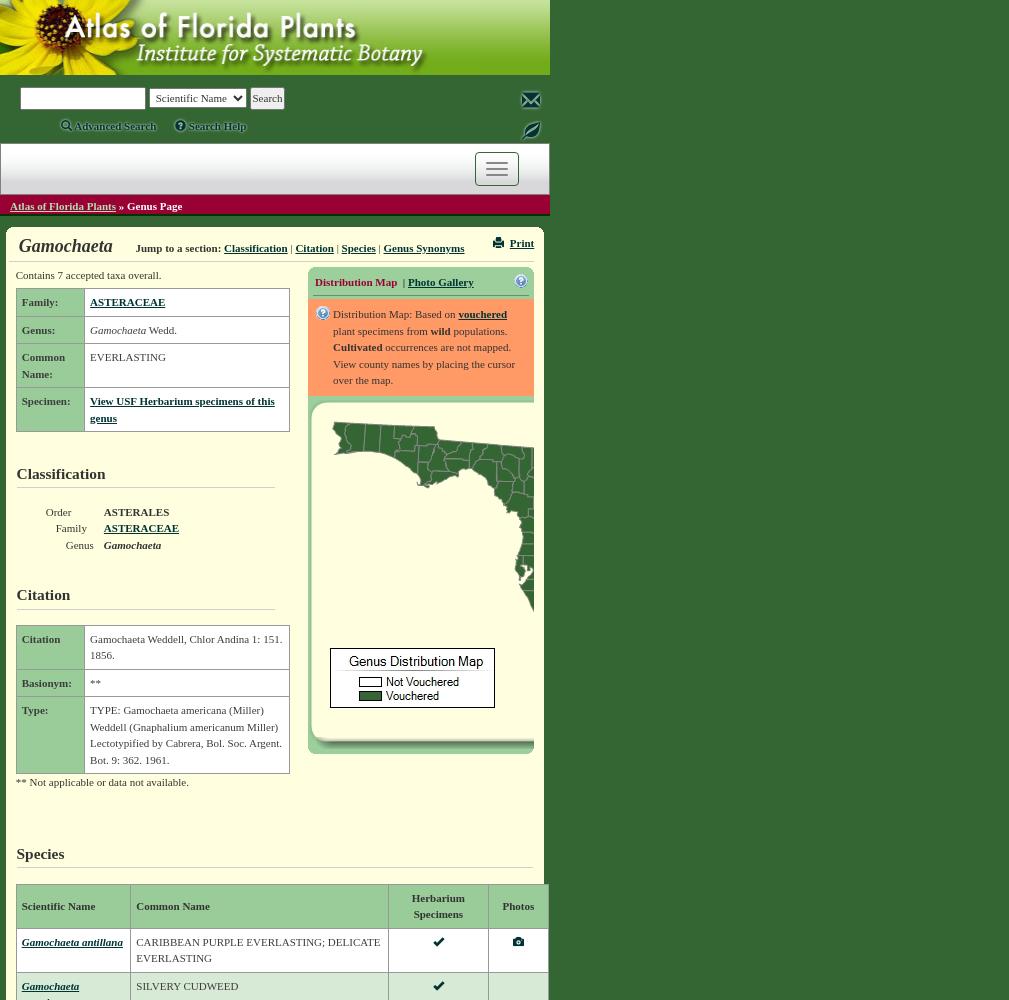 The image size is (1009, 1000). Describe the element at coordinates (181, 409) in the screenshot. I see `'View USF Herbarium specimens of this genus'` at that location.